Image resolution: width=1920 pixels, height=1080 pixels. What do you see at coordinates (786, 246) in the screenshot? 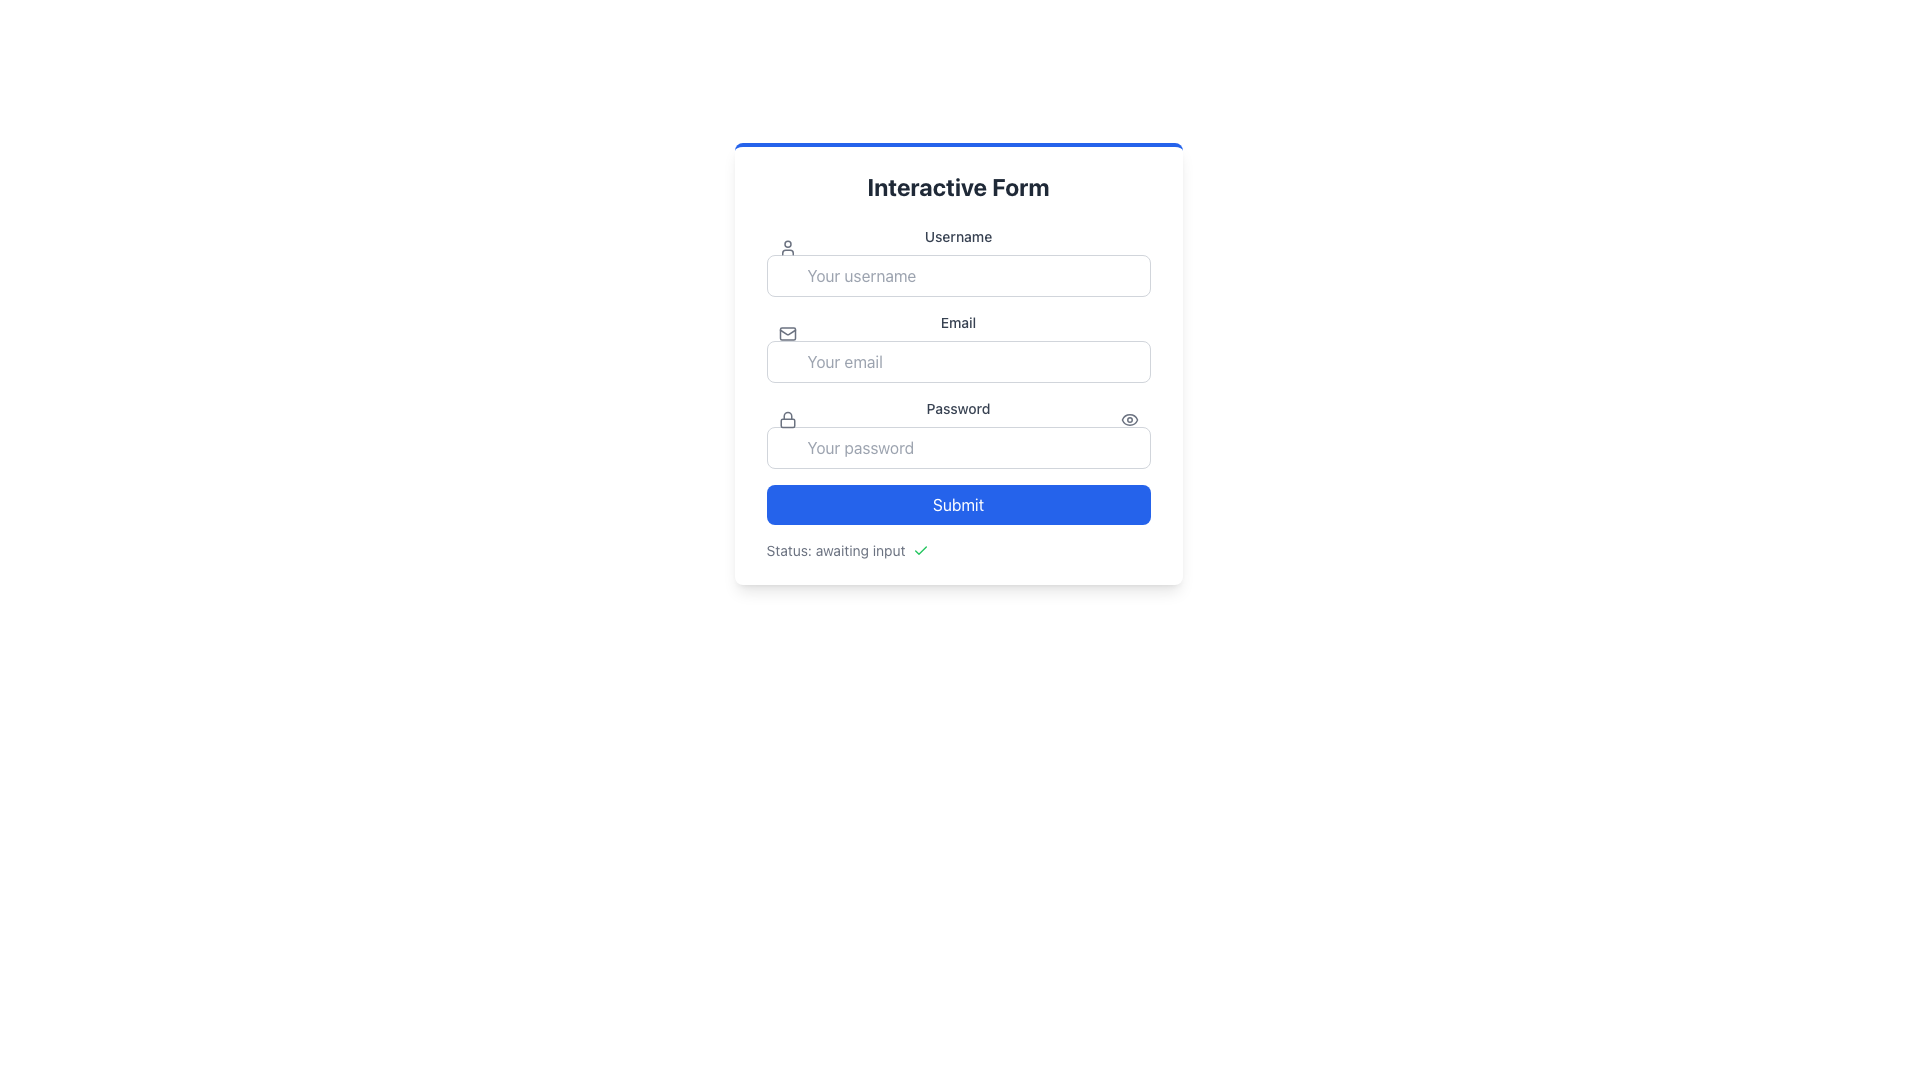
I see `the user icon located at the far-left inside the 'Username' input field, which is represented by a circular head and simplified body in gray, serving as a visual indicator for the field's purpose` at bounding box center [786, 246].